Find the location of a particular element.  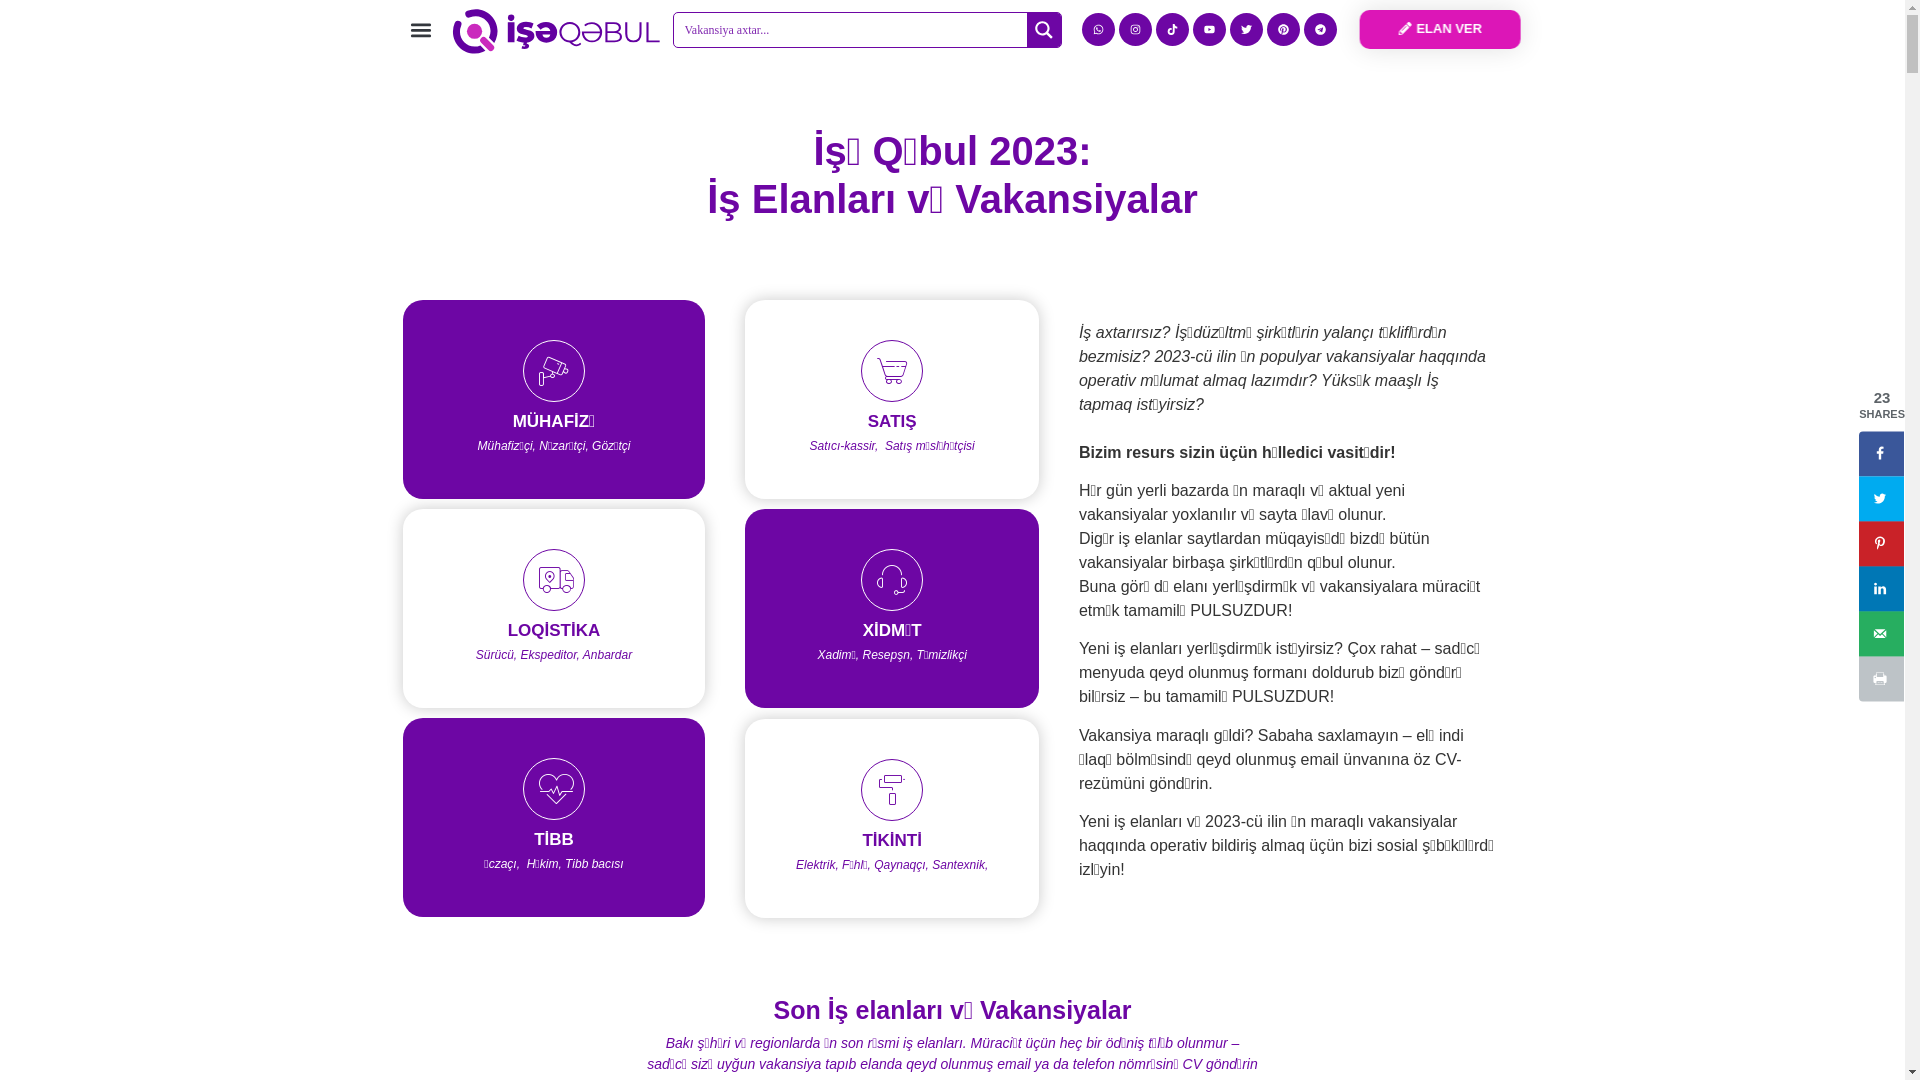

'Share on Twitter' is located at coordinates (1880, 497).